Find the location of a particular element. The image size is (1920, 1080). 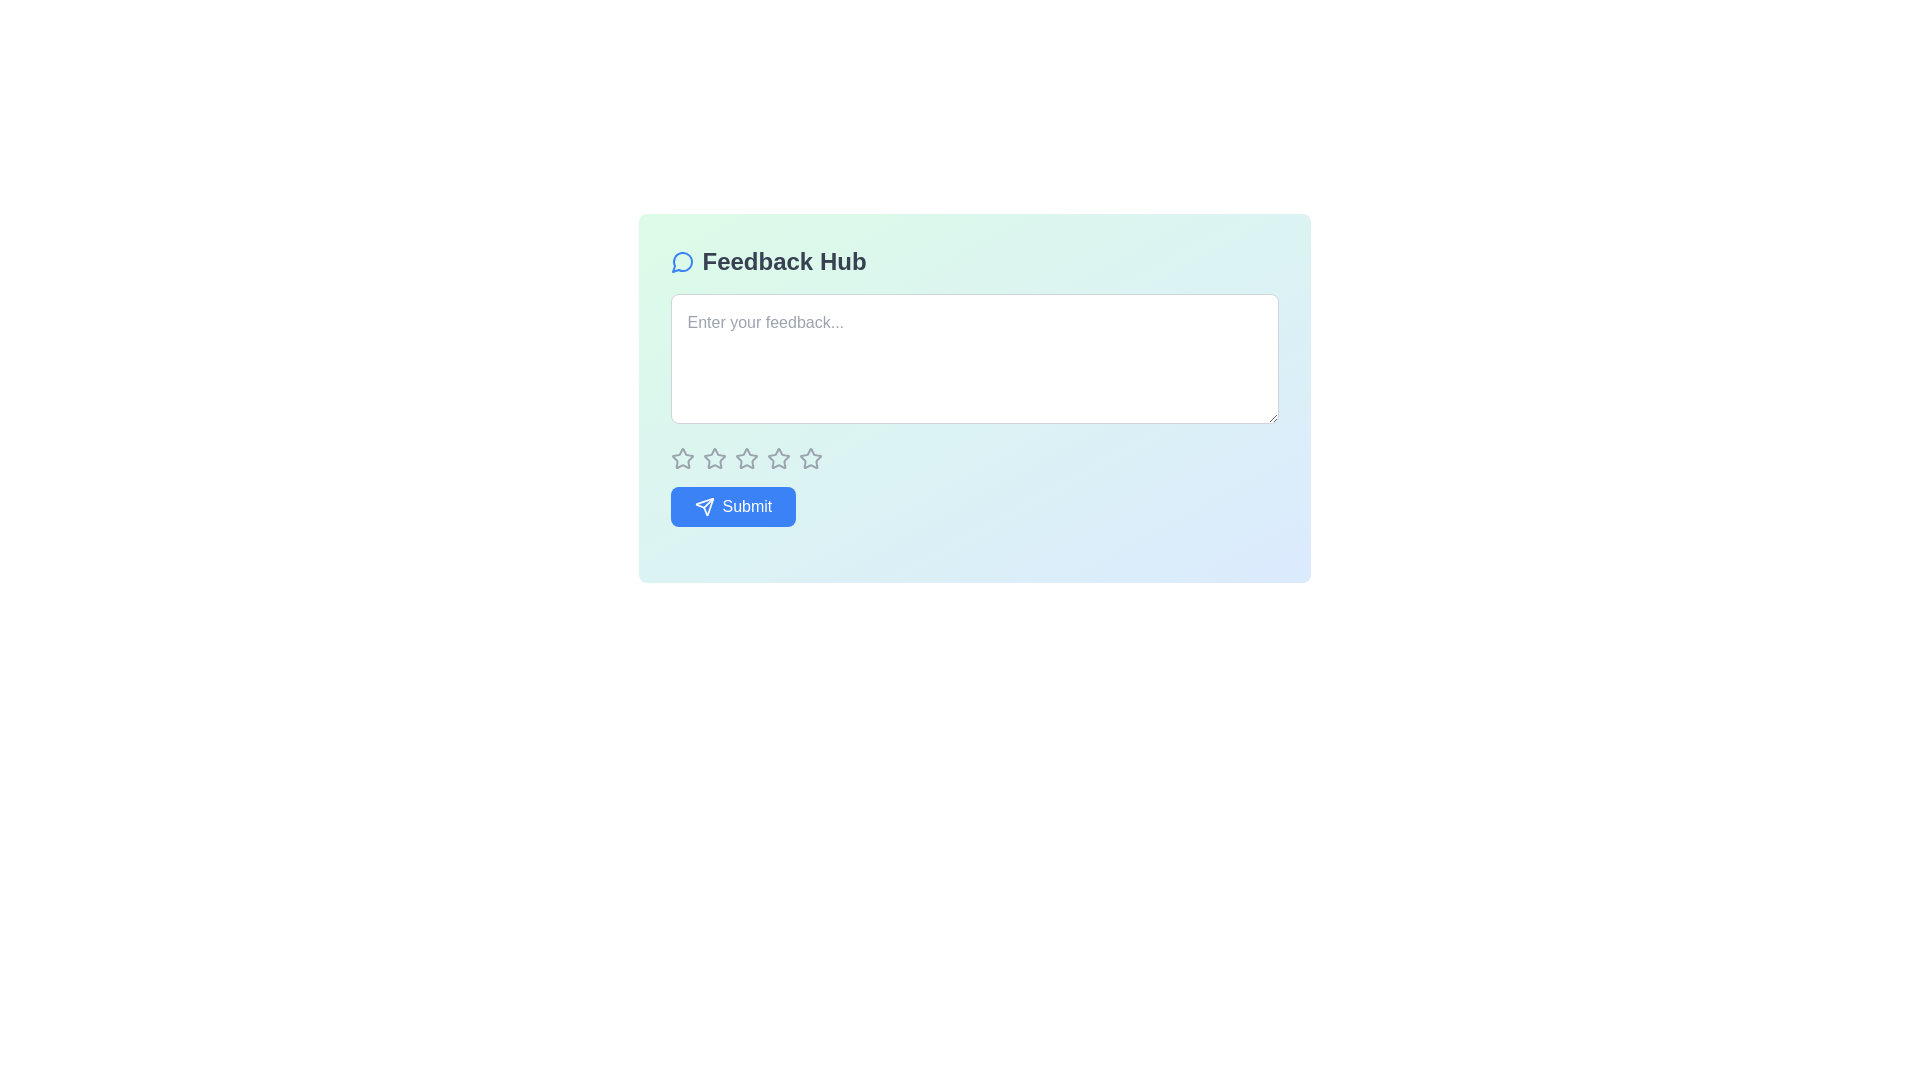

the fourth star icon in a row of five rating stars, which serves as a rating indicator that sets the rating to four stars is located at coordinates (777, 459).